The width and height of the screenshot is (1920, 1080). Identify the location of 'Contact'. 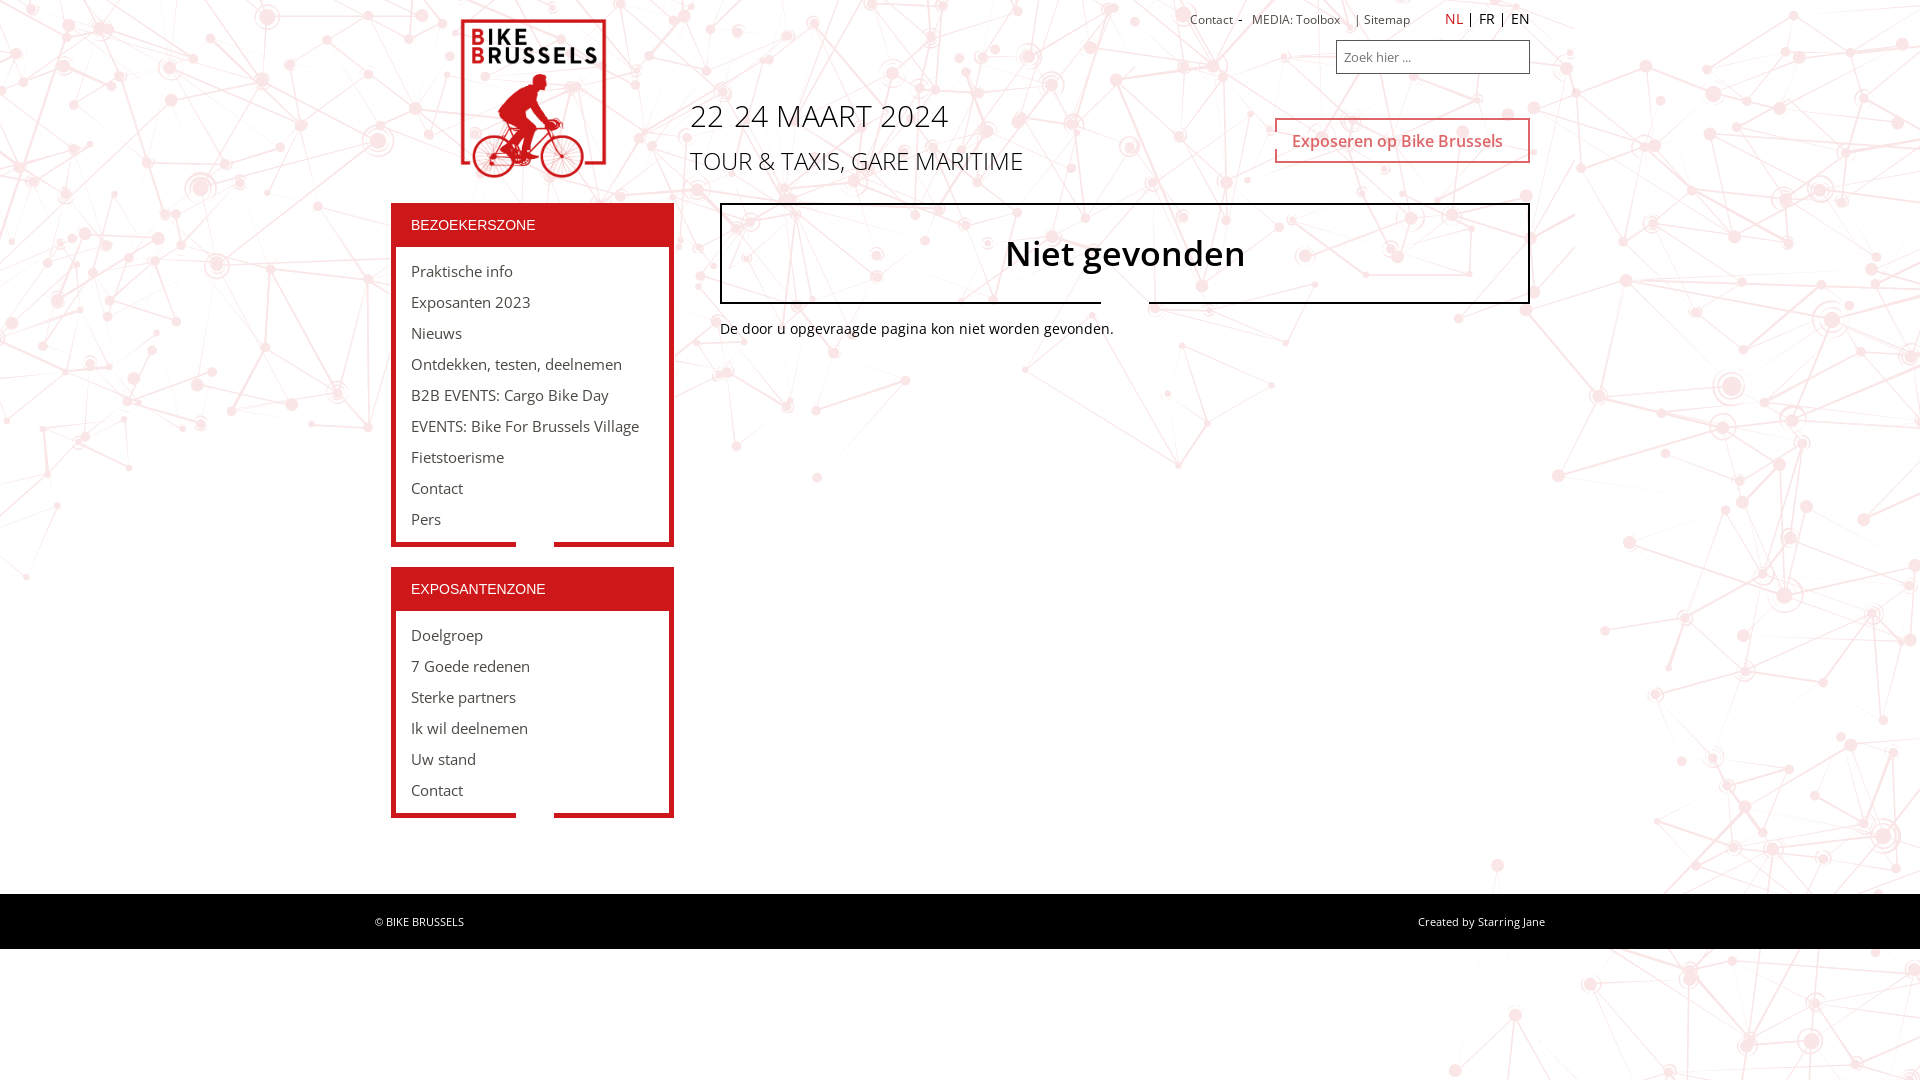
(1210, 19).